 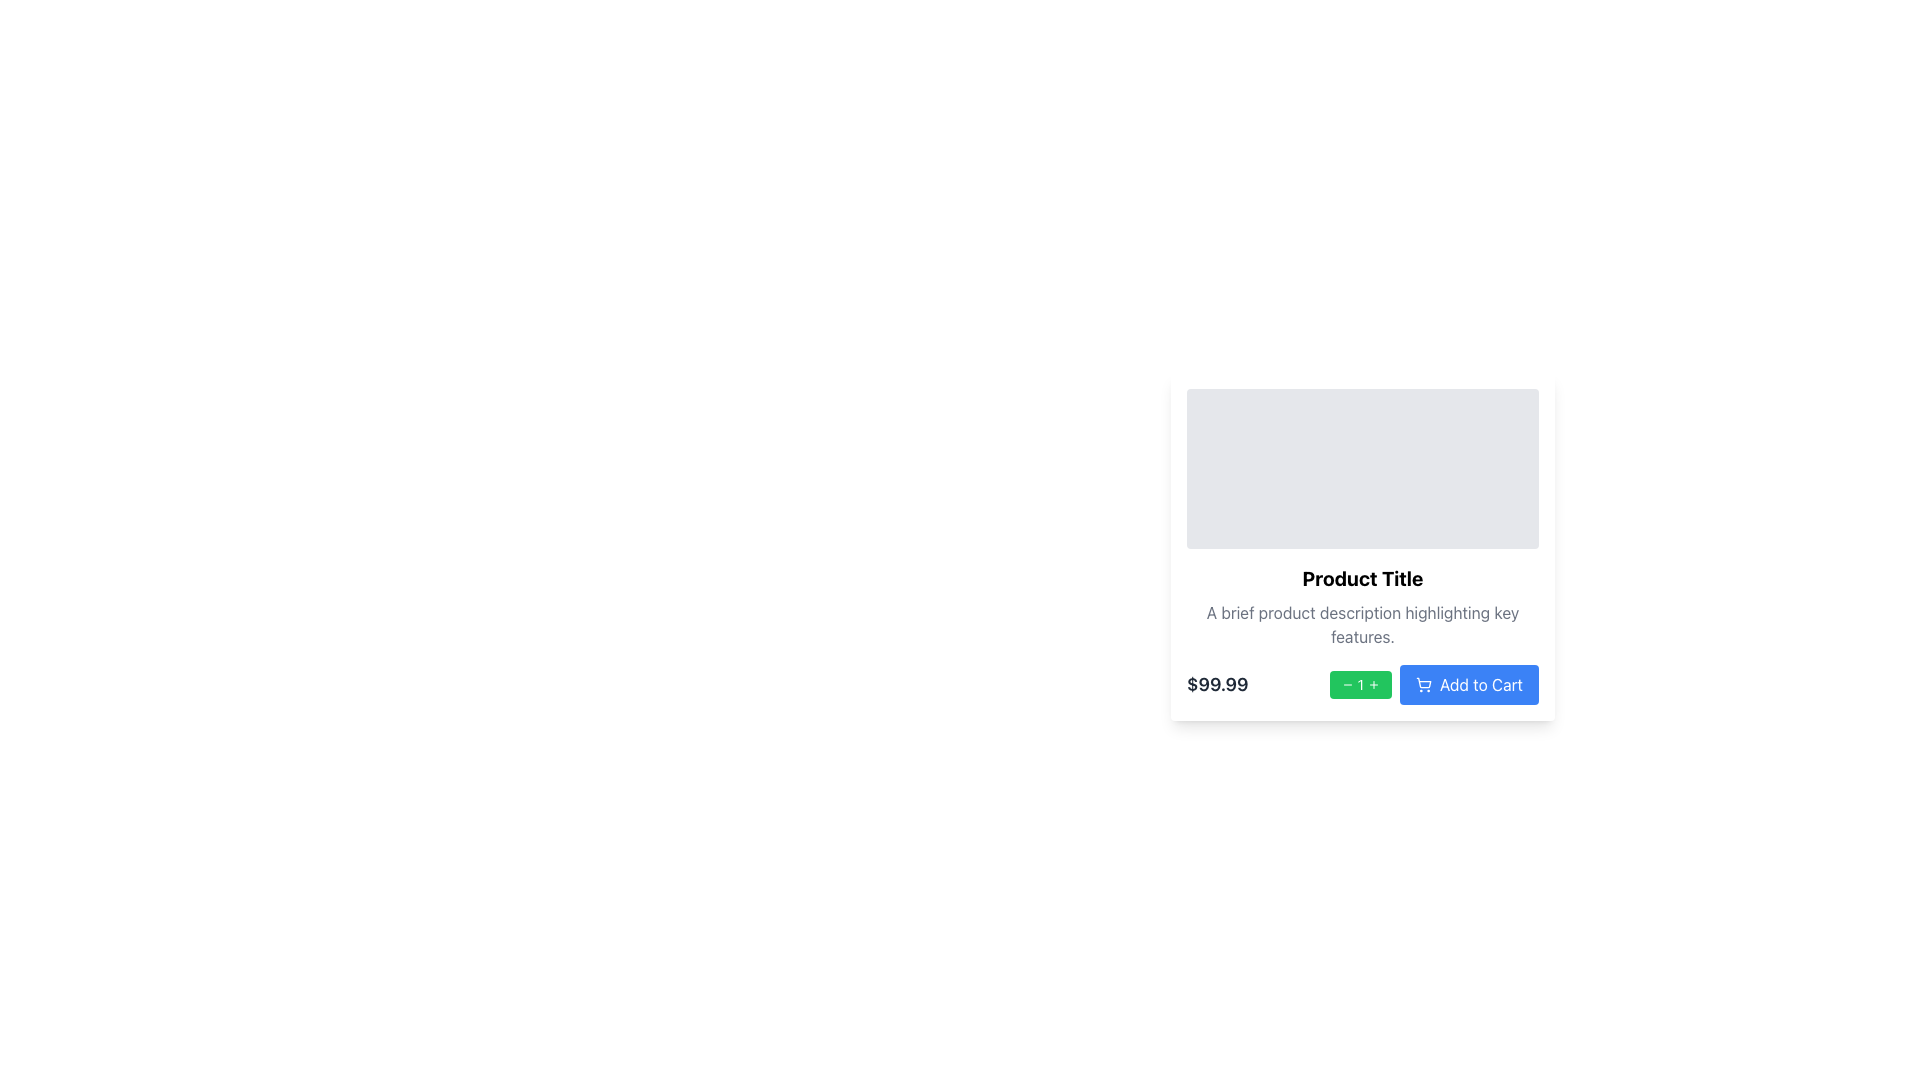 I want to click on the 'Product Title' text label which is bold and large, located below the gray rectangular placeholder area, so click(x=1362, y=578).